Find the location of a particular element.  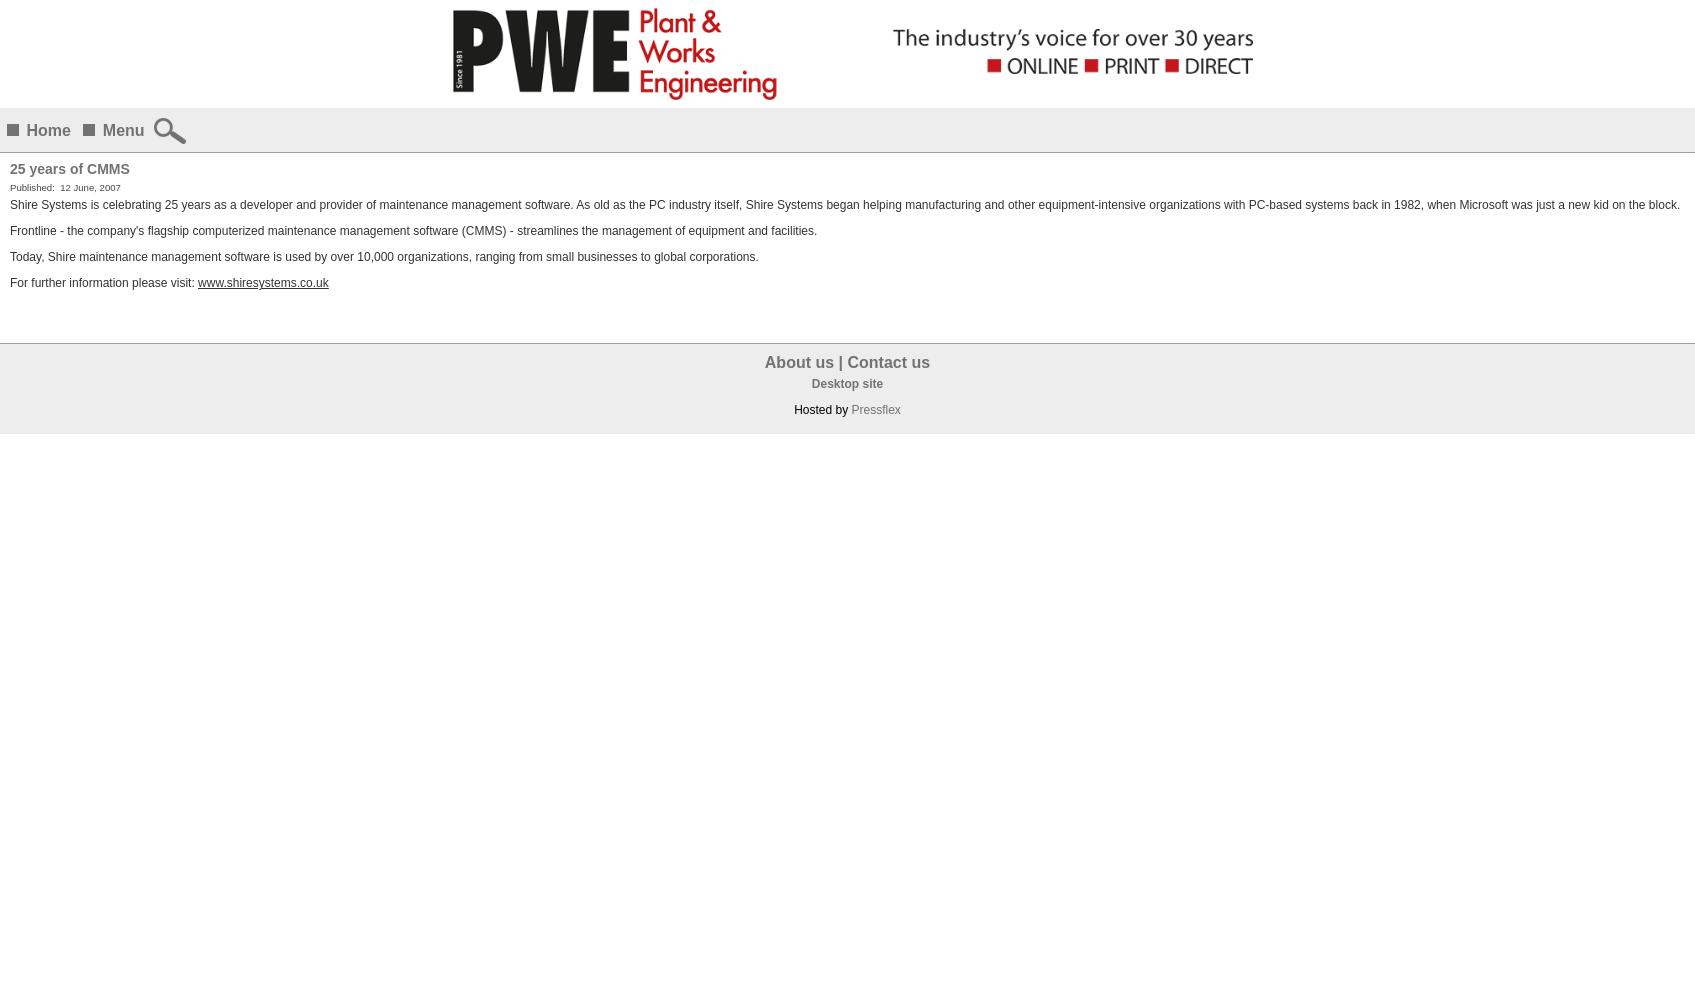

'Home' is located at coordinates (47, 130).